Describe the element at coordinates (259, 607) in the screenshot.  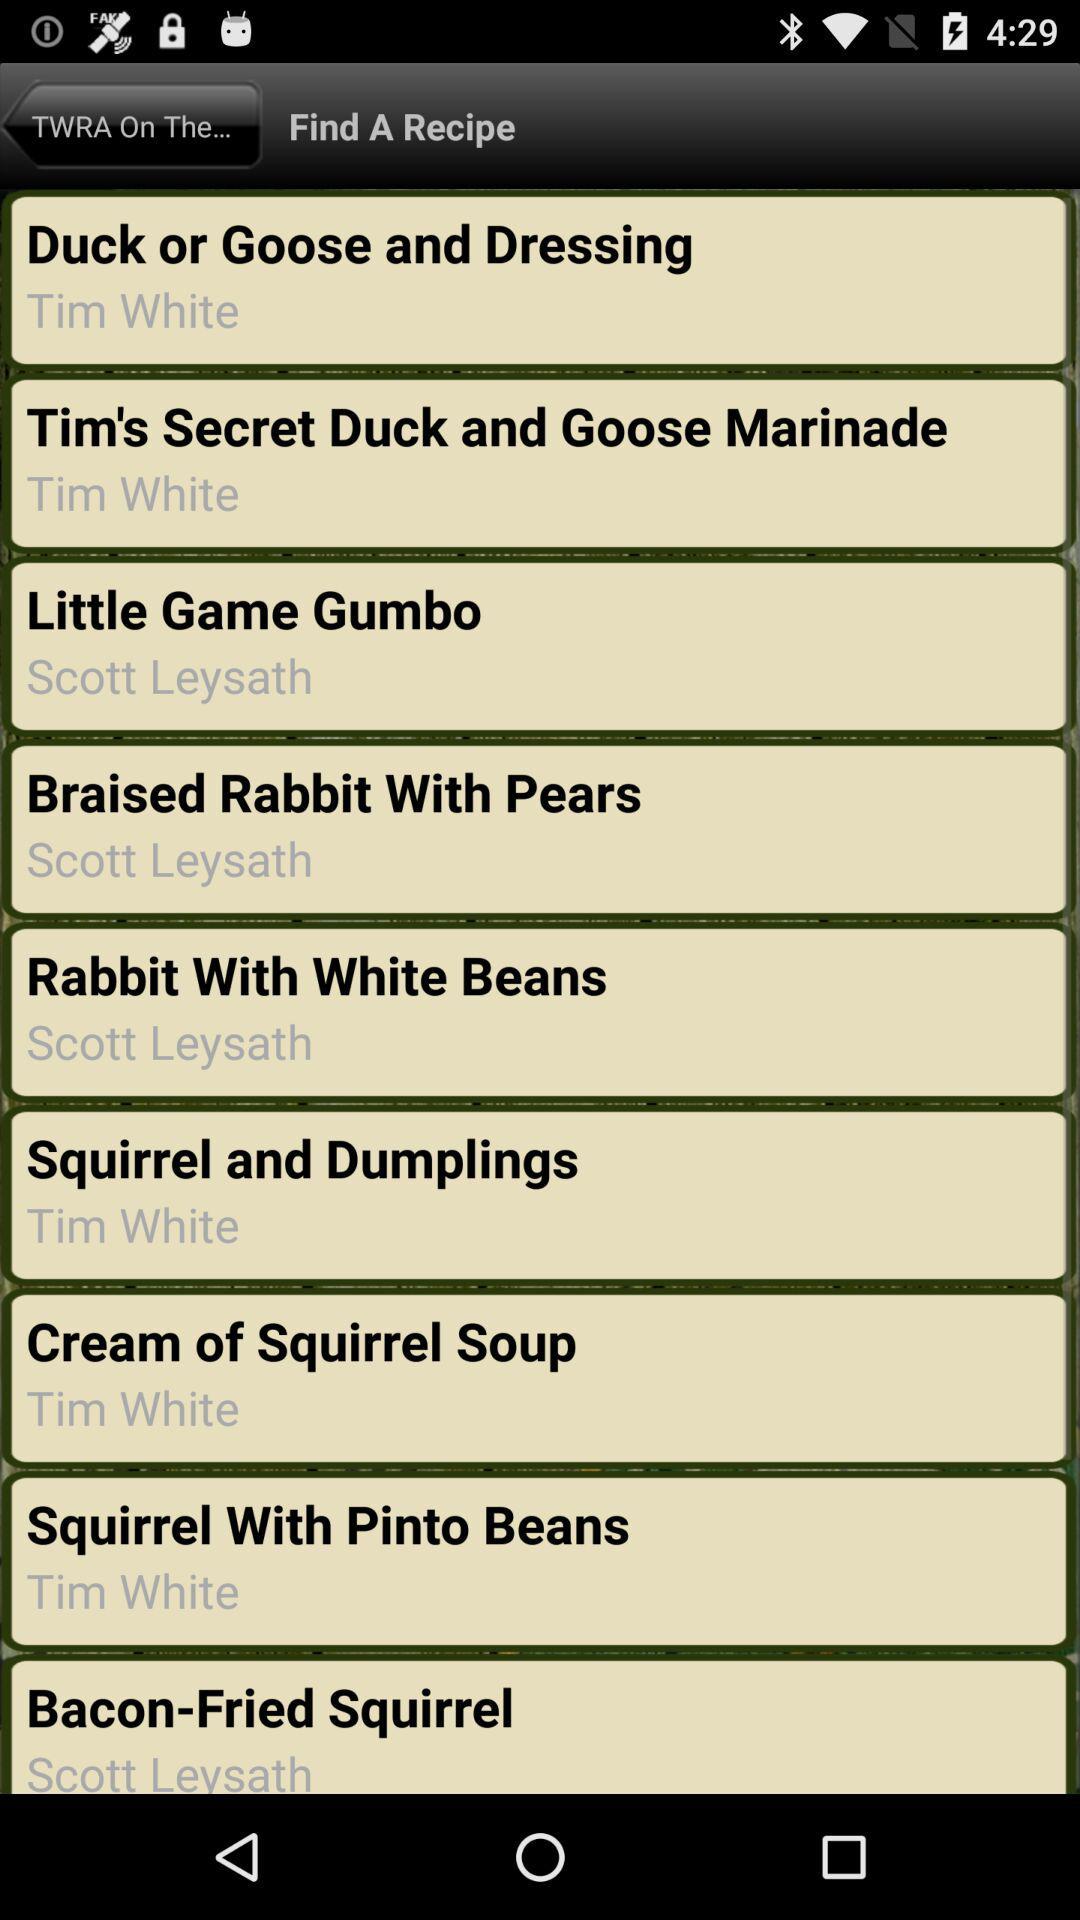
I see `little game gumbo  icon` at that location.